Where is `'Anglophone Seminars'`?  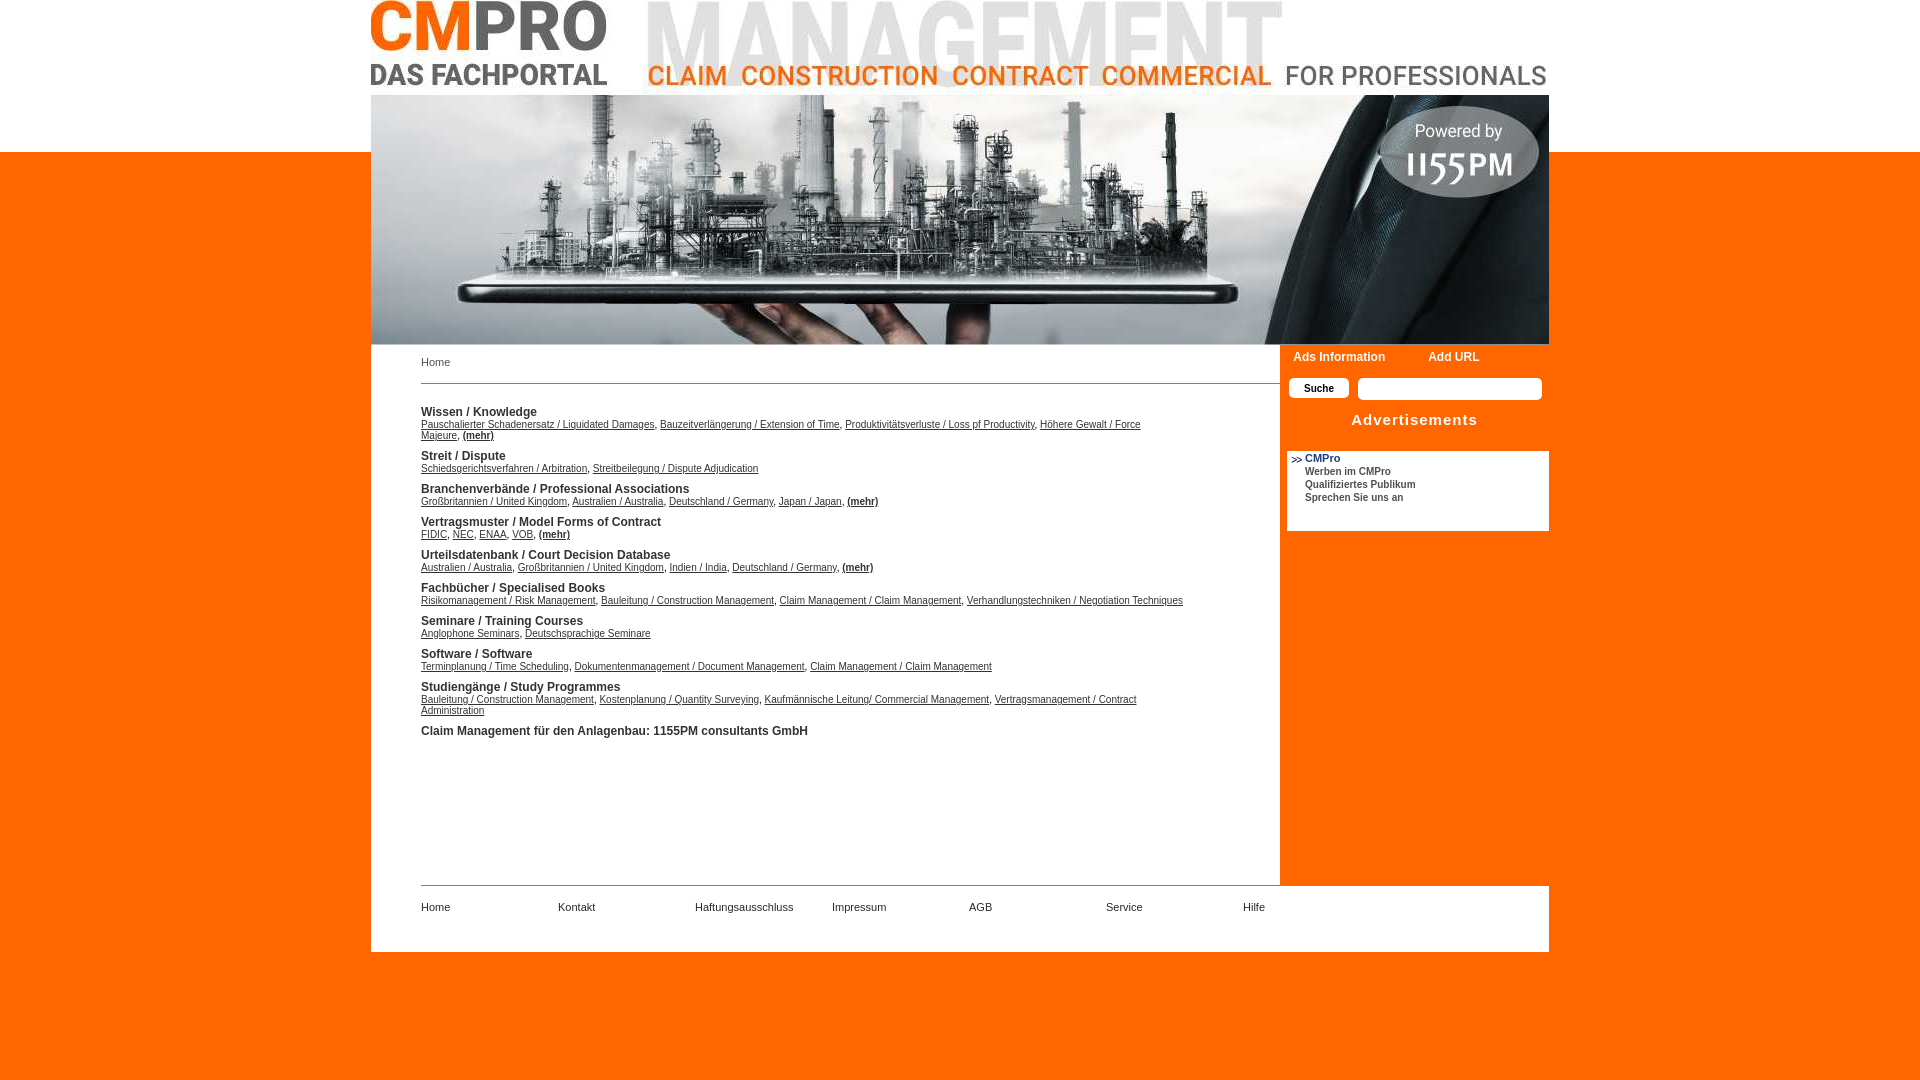
'Anglophone Seminars' is located at coordinates (469, 633).